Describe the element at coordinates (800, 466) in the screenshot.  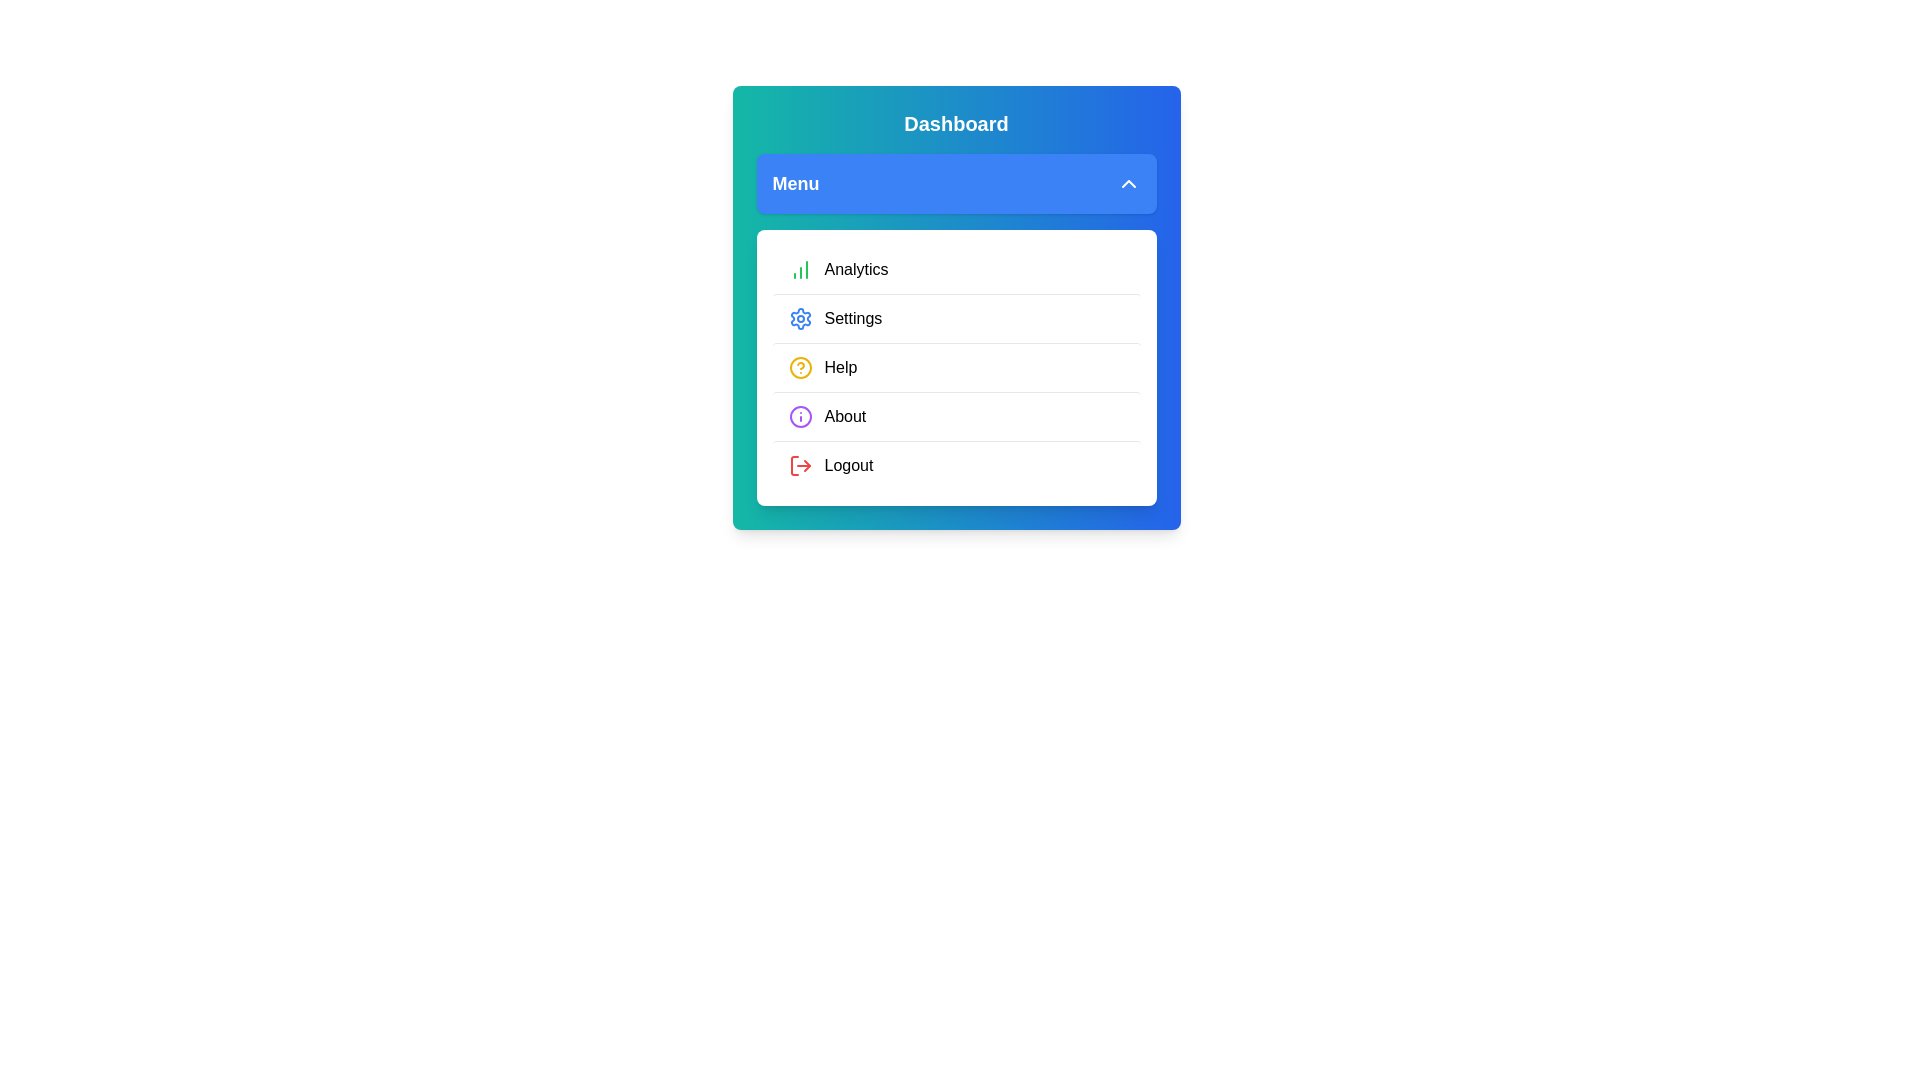
I see `the logout graphic icon located to the left of the 'Logout' label in the dropdown menu` at that location.